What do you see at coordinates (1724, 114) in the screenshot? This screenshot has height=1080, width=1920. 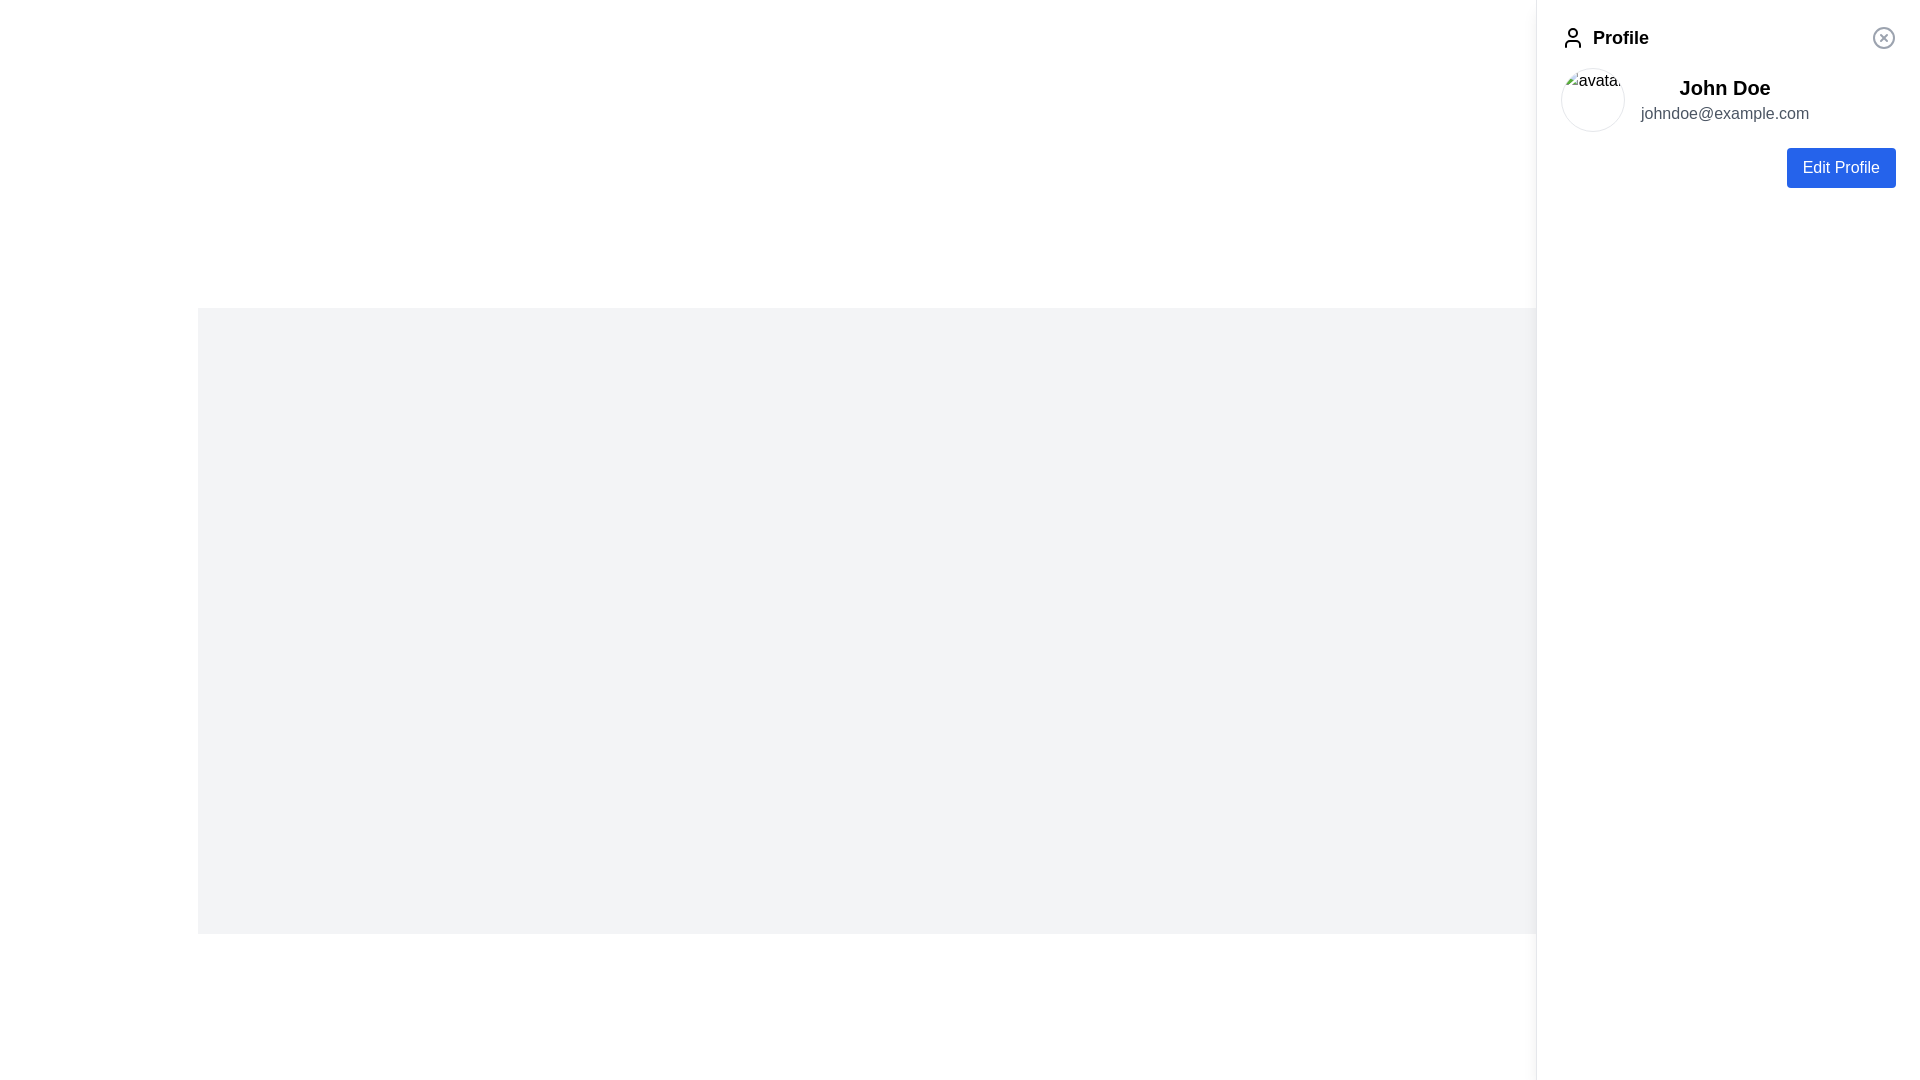 I see `the text label that displays the user's email address, located directly below the bolded name title 'John Doe' in the Profile modal` at bounding box center [1724, 114].